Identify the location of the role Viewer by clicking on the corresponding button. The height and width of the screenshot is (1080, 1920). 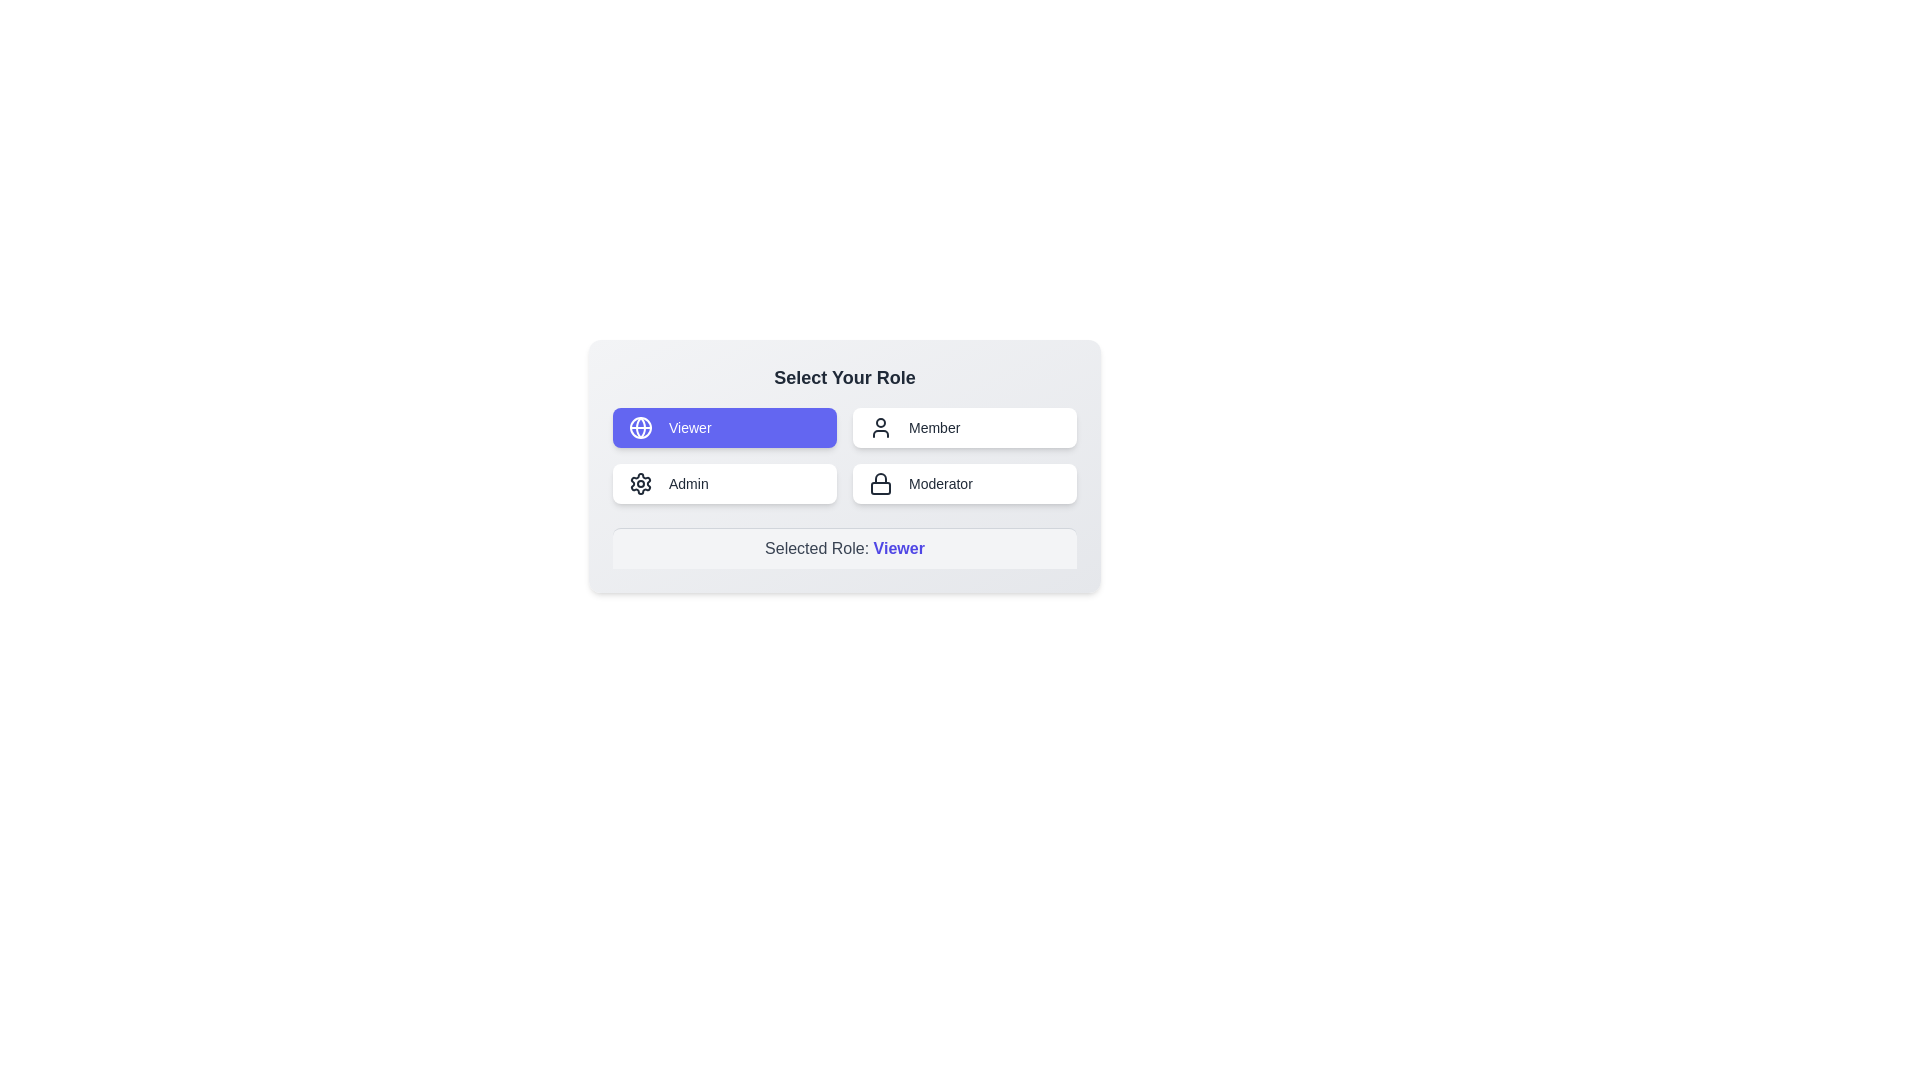
(723, 427).